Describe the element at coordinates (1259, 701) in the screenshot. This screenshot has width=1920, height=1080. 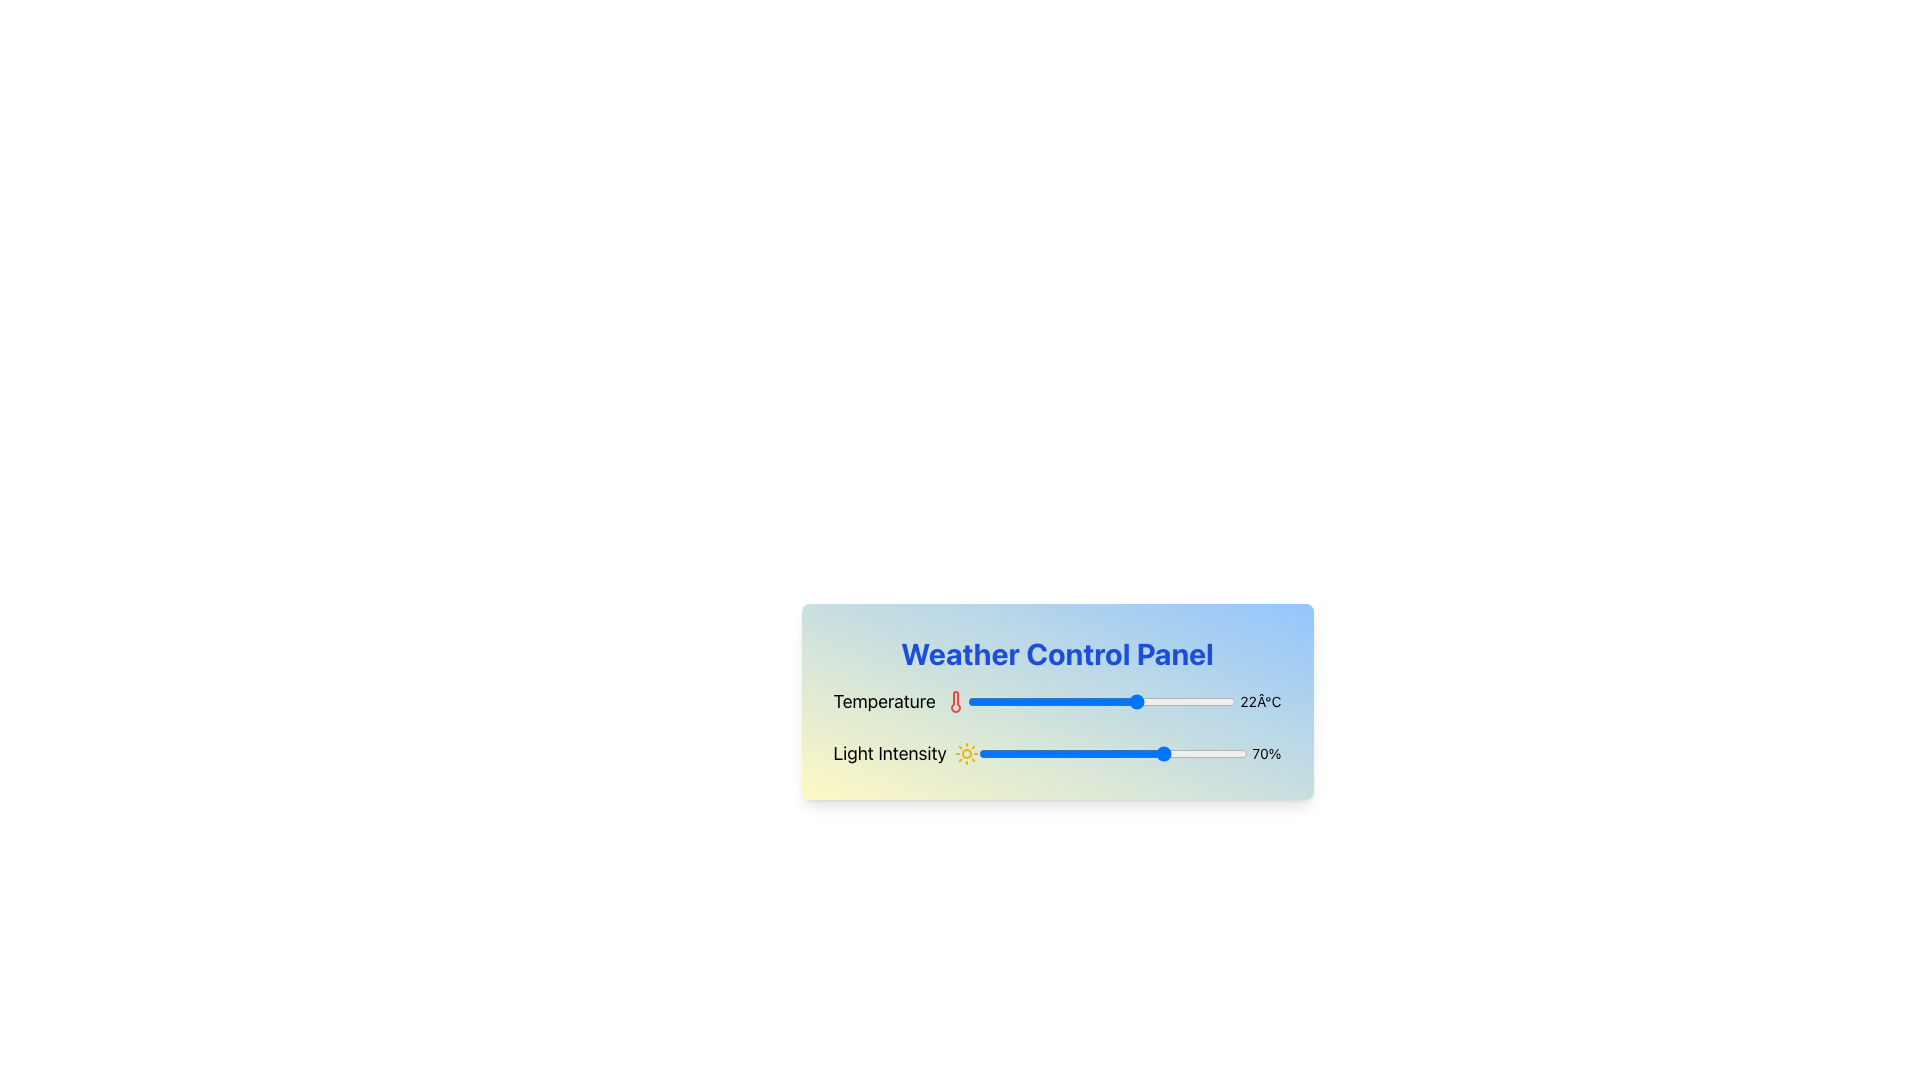
I see `the static text display showing '22Â°C' in the weather control panel` at that location.